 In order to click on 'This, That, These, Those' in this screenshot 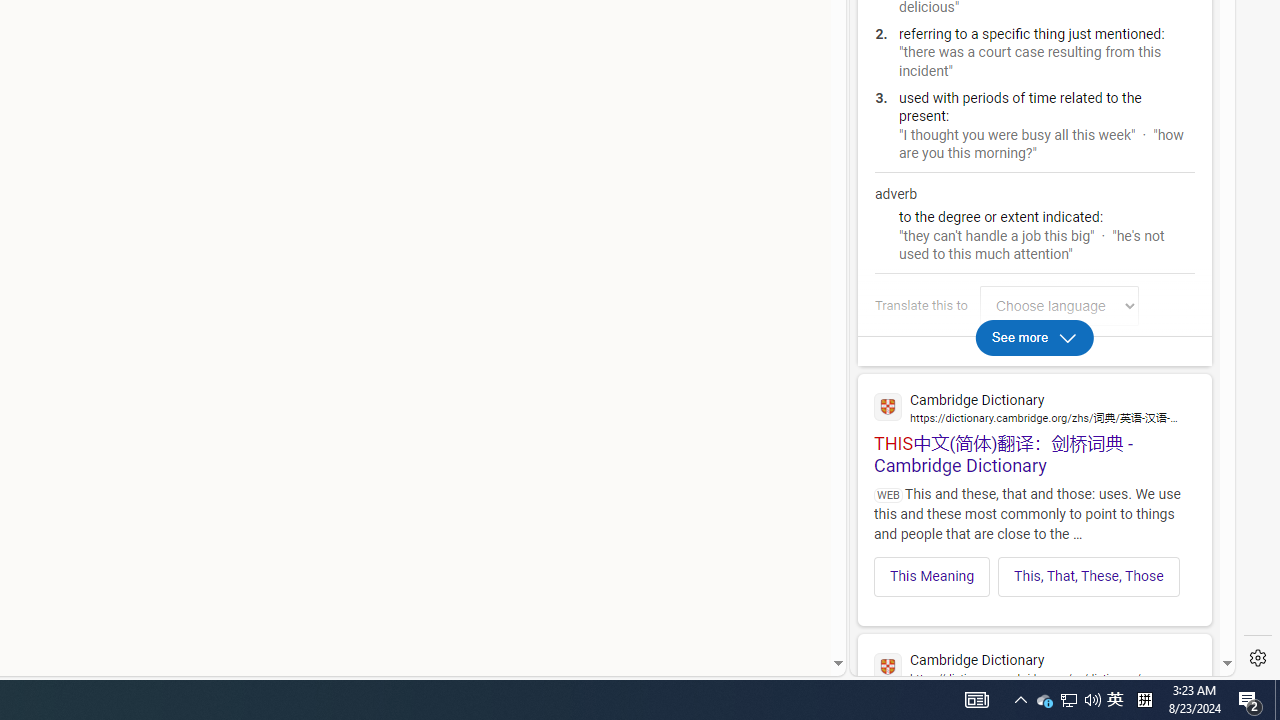, I will do `click(1087, 576)`.